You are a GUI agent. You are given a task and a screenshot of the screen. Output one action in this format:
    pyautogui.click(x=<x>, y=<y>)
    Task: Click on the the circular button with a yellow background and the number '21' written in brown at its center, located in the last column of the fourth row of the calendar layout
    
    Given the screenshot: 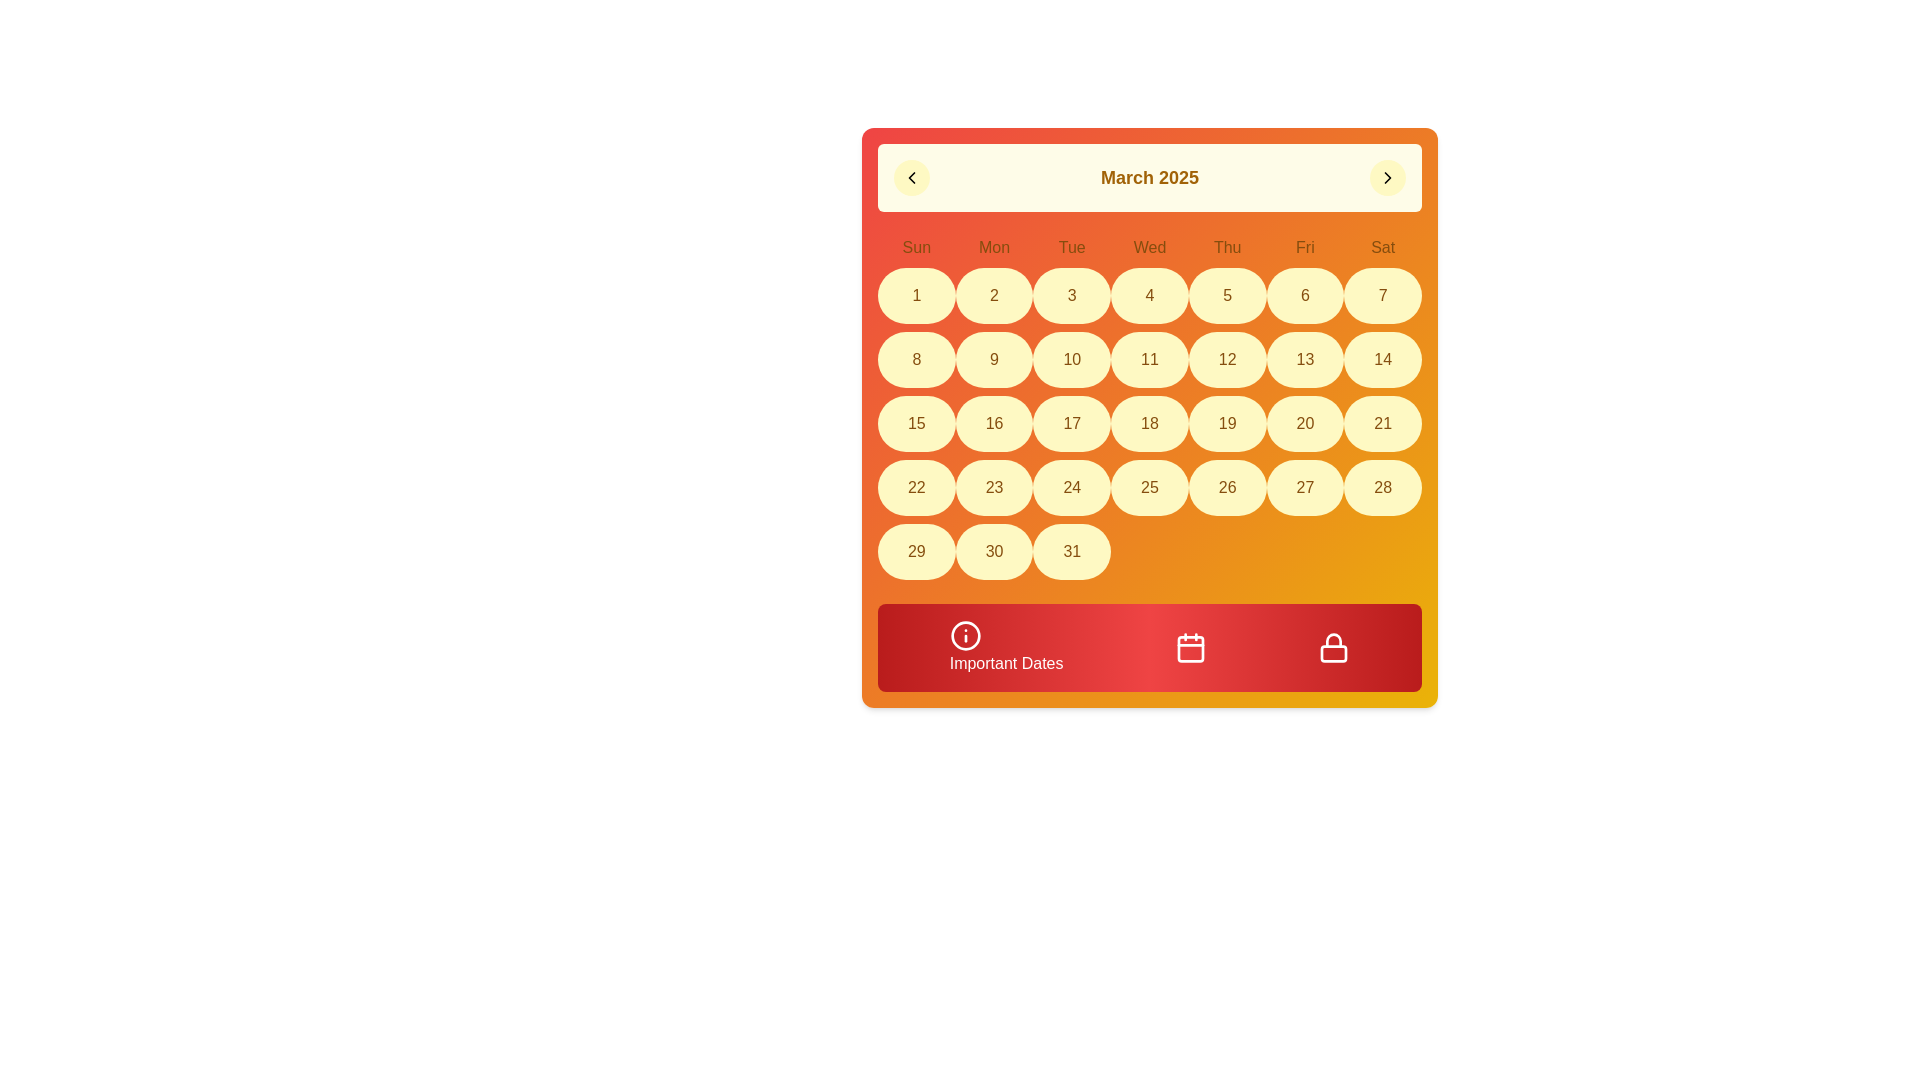 What is the action you would take?
    pyautogui.click(x=1382, y=423)
    